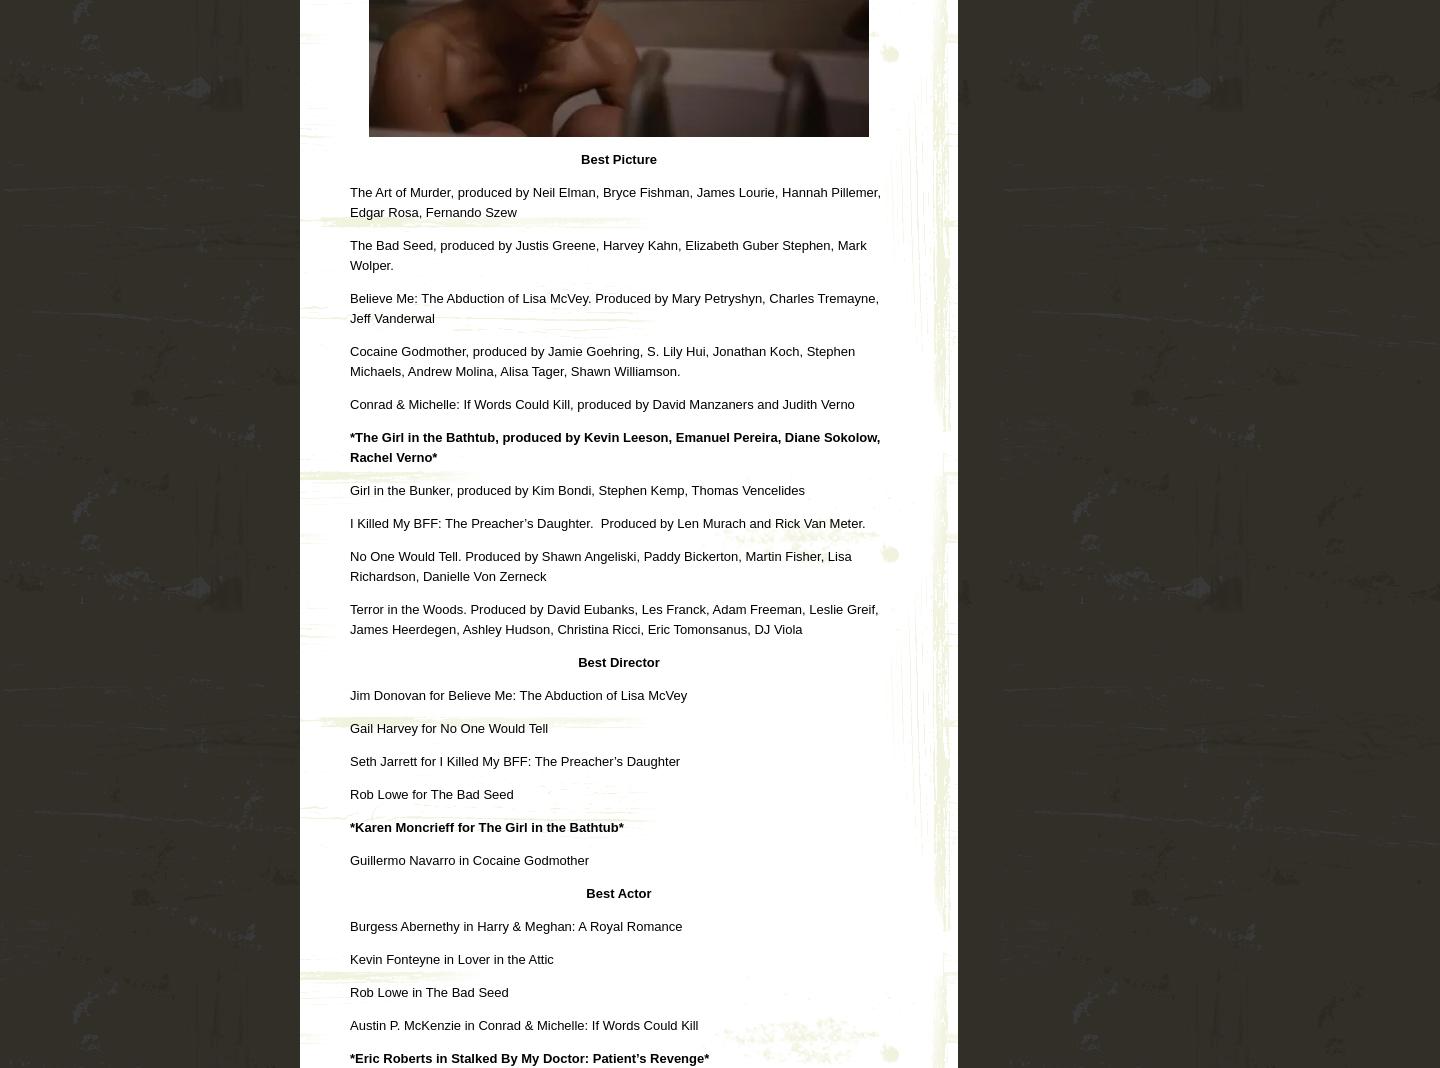 This screenshot has width=1440, height=1068. What do you see at coordinates (431, 793) in the screenshot?
I see `'Rob Lowe for The Bad Seed'` at bounding box center [431, 793].